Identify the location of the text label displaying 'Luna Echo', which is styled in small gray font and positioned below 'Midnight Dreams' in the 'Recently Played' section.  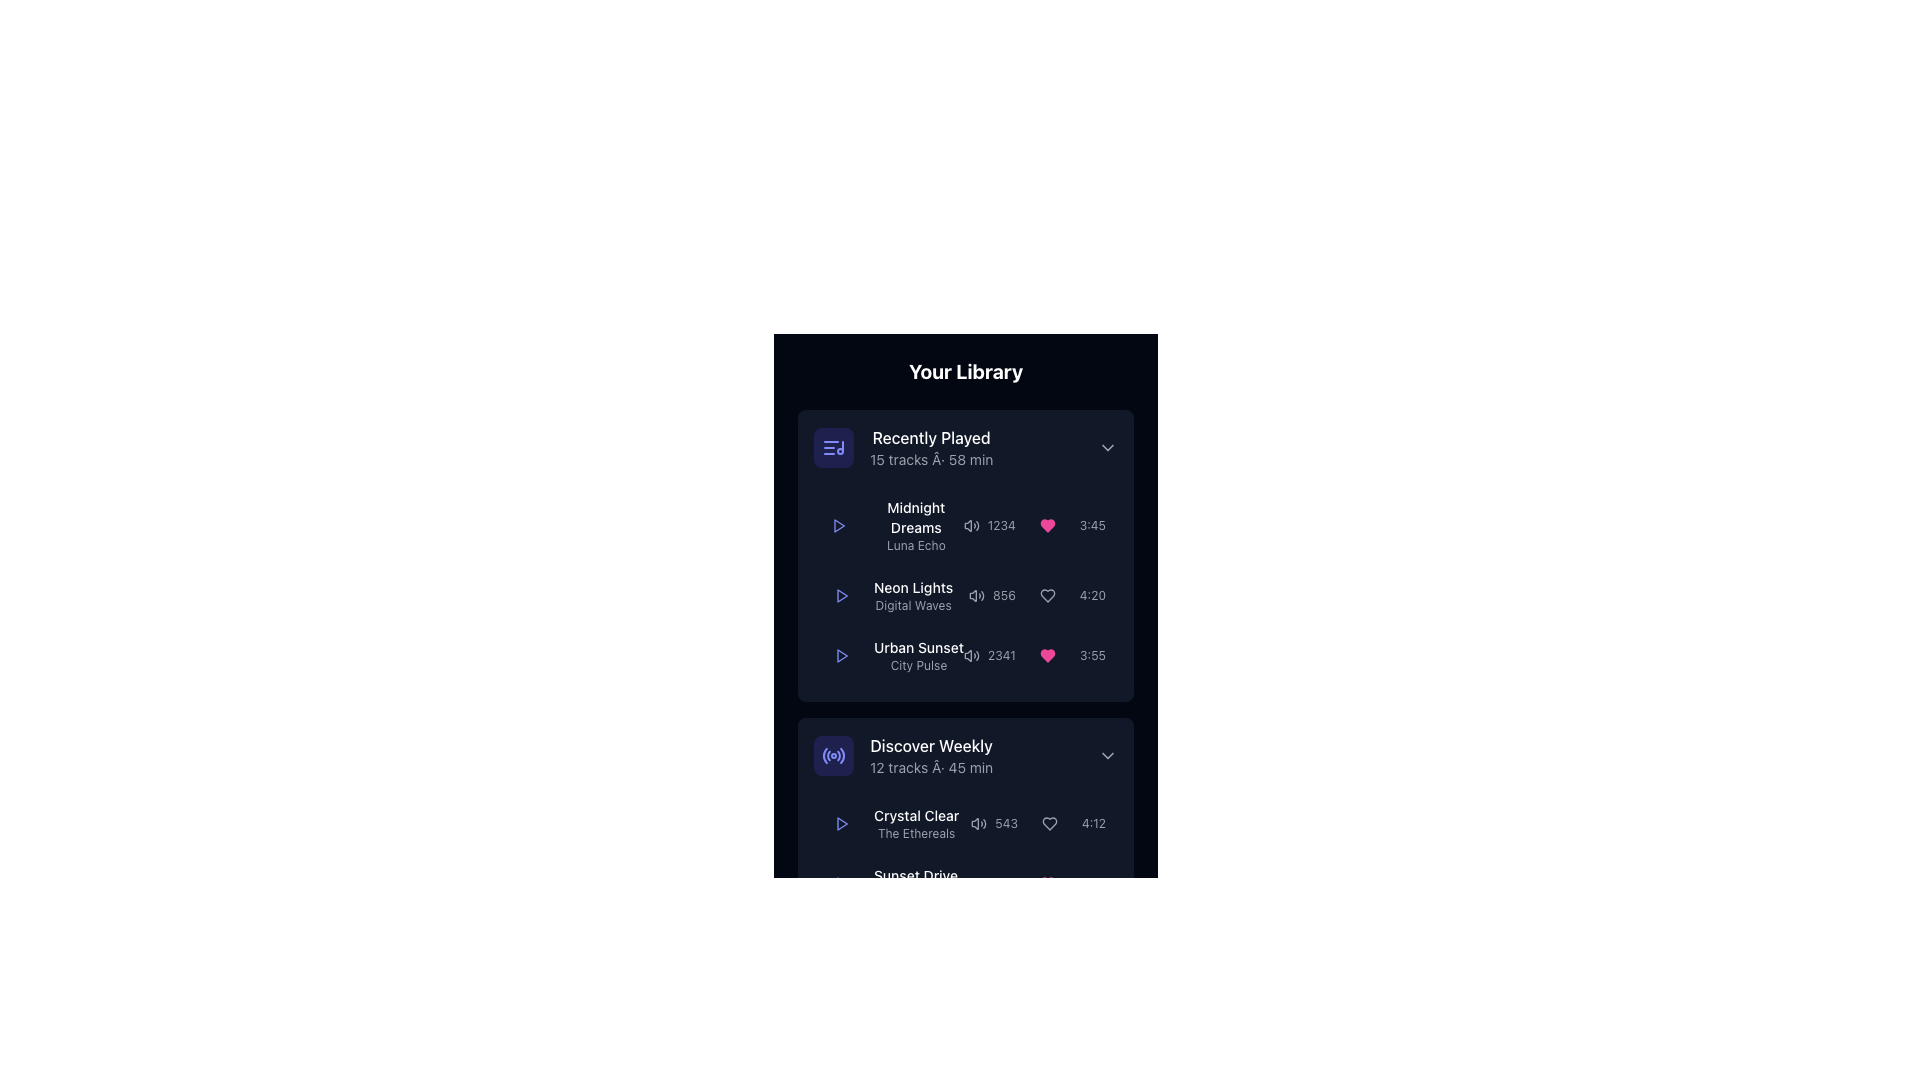
(915, 546).